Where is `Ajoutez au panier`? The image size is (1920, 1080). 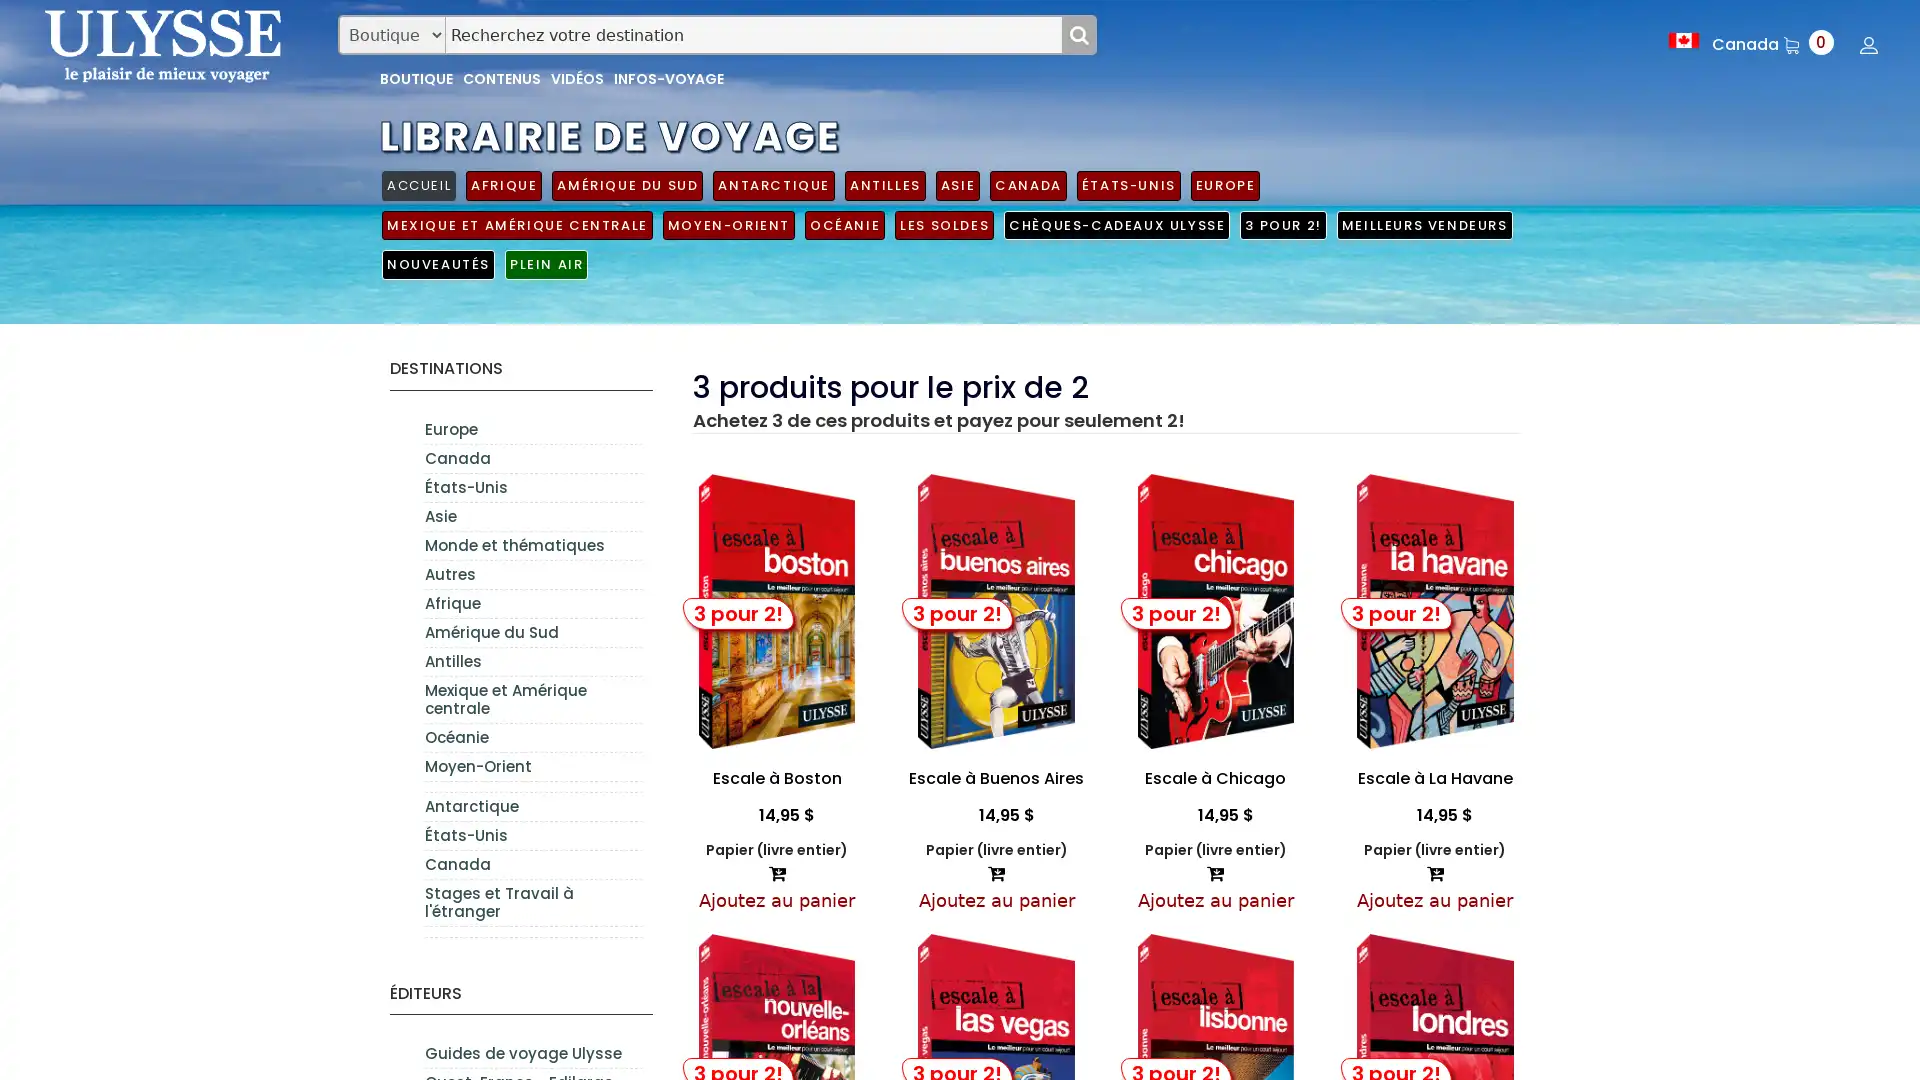
Ajoutez au panier is located at coordinates (776, 898).